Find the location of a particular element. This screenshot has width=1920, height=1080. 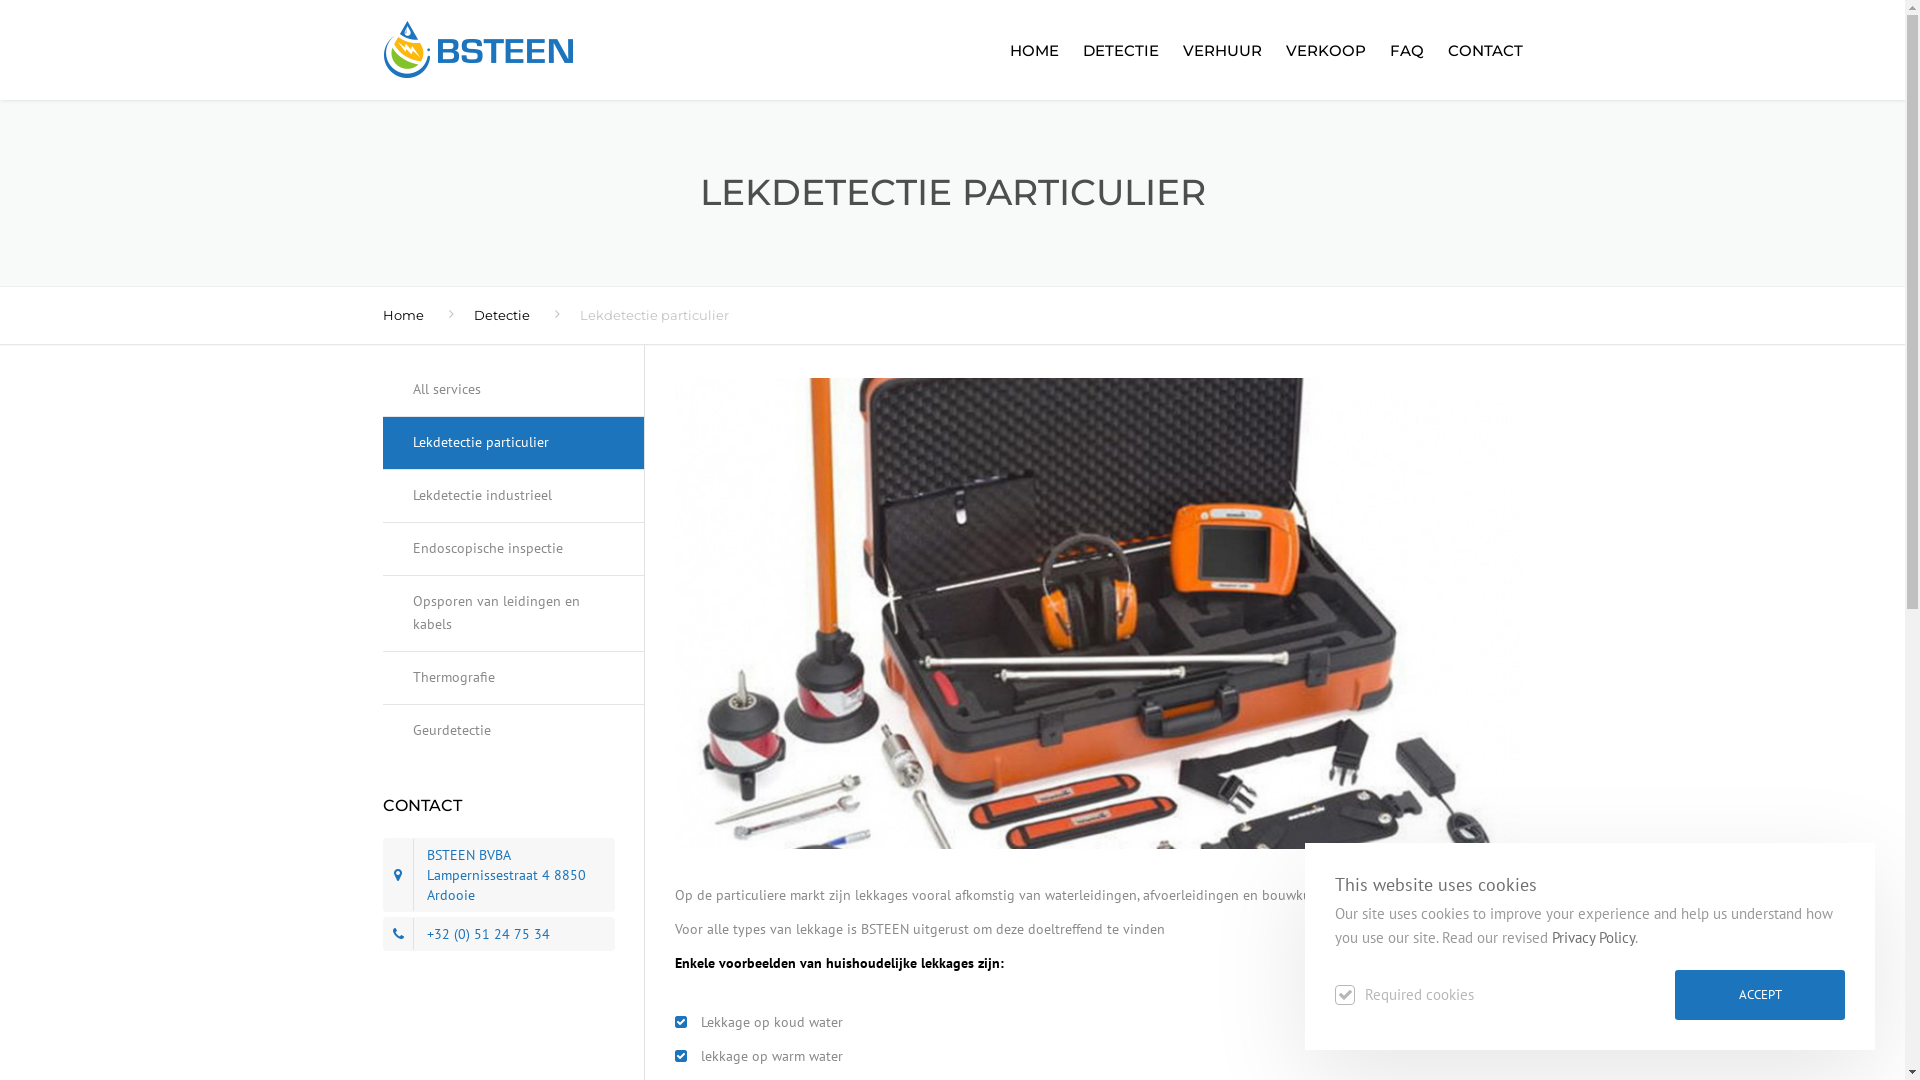

'ACCEPT' is located at coordinates (1760, 995).